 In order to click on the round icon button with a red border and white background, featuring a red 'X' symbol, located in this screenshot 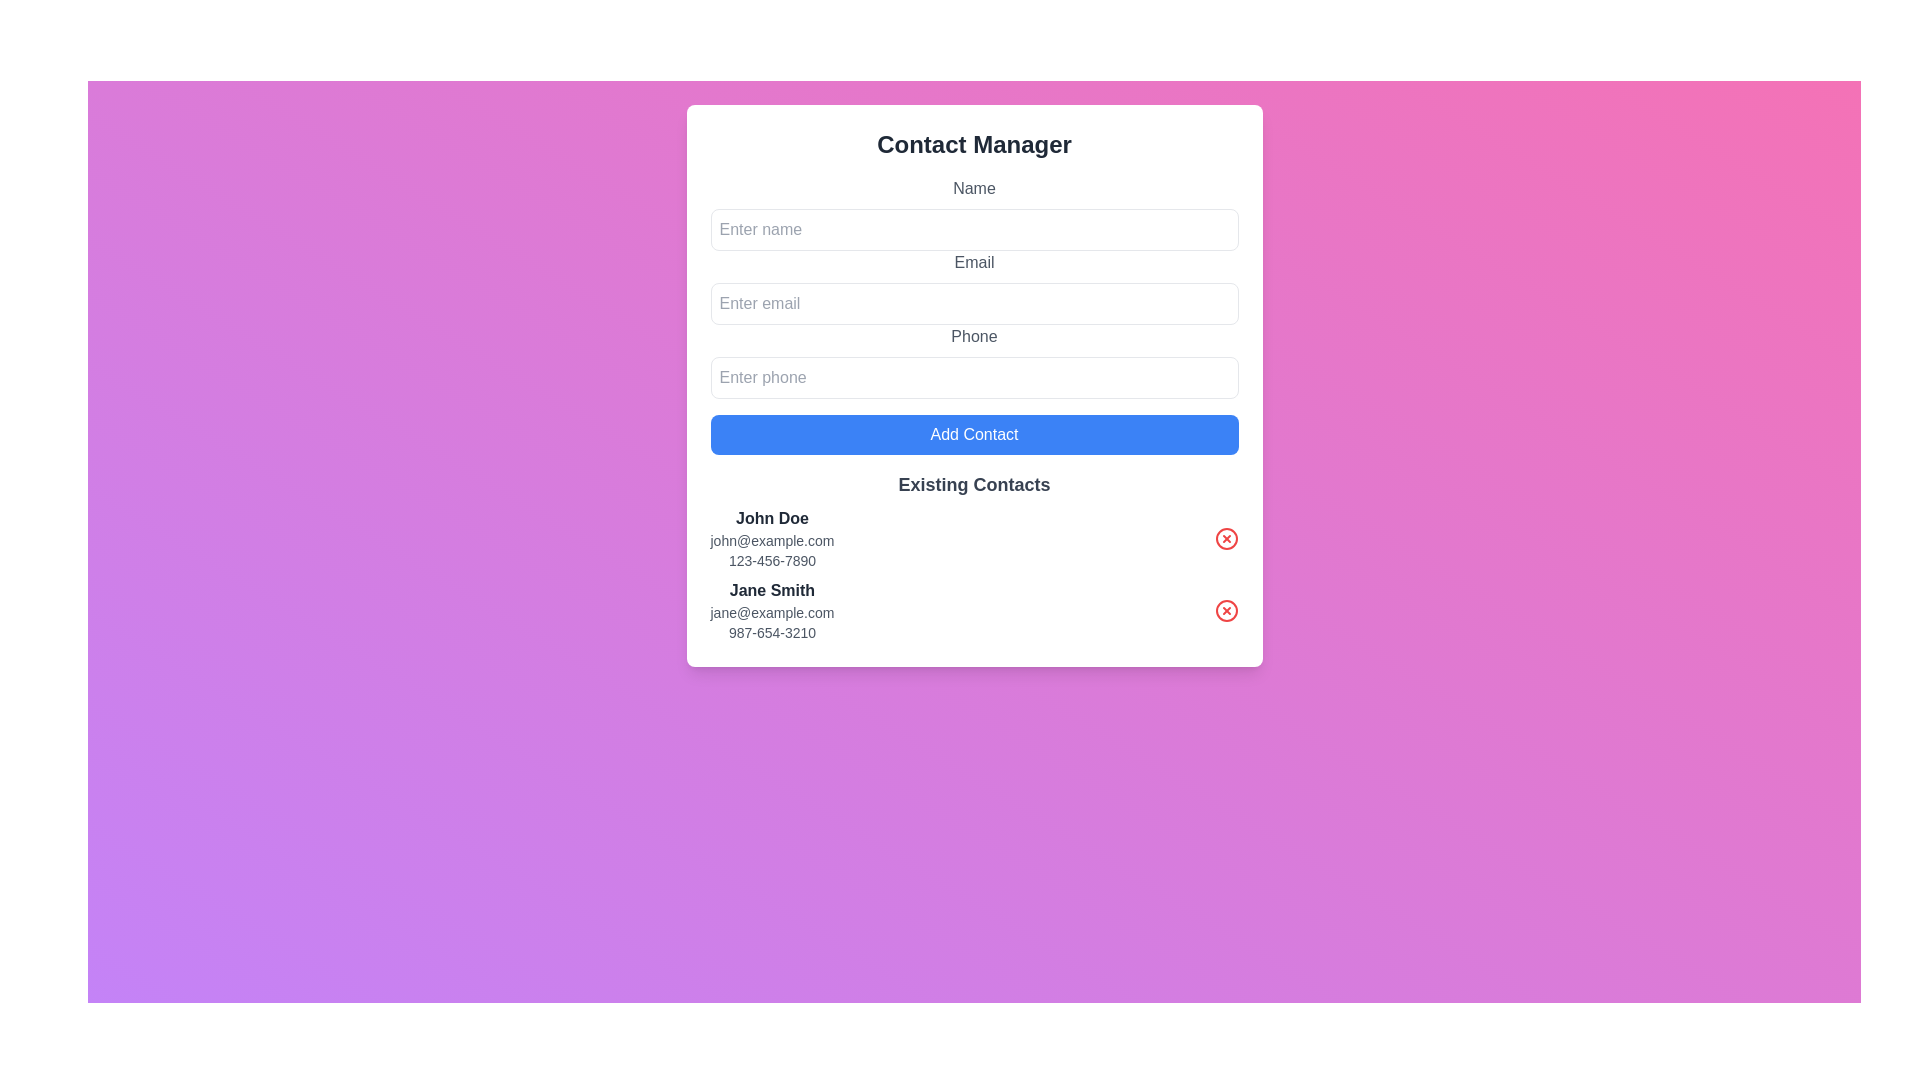, I will do `click(1225, 609)`.